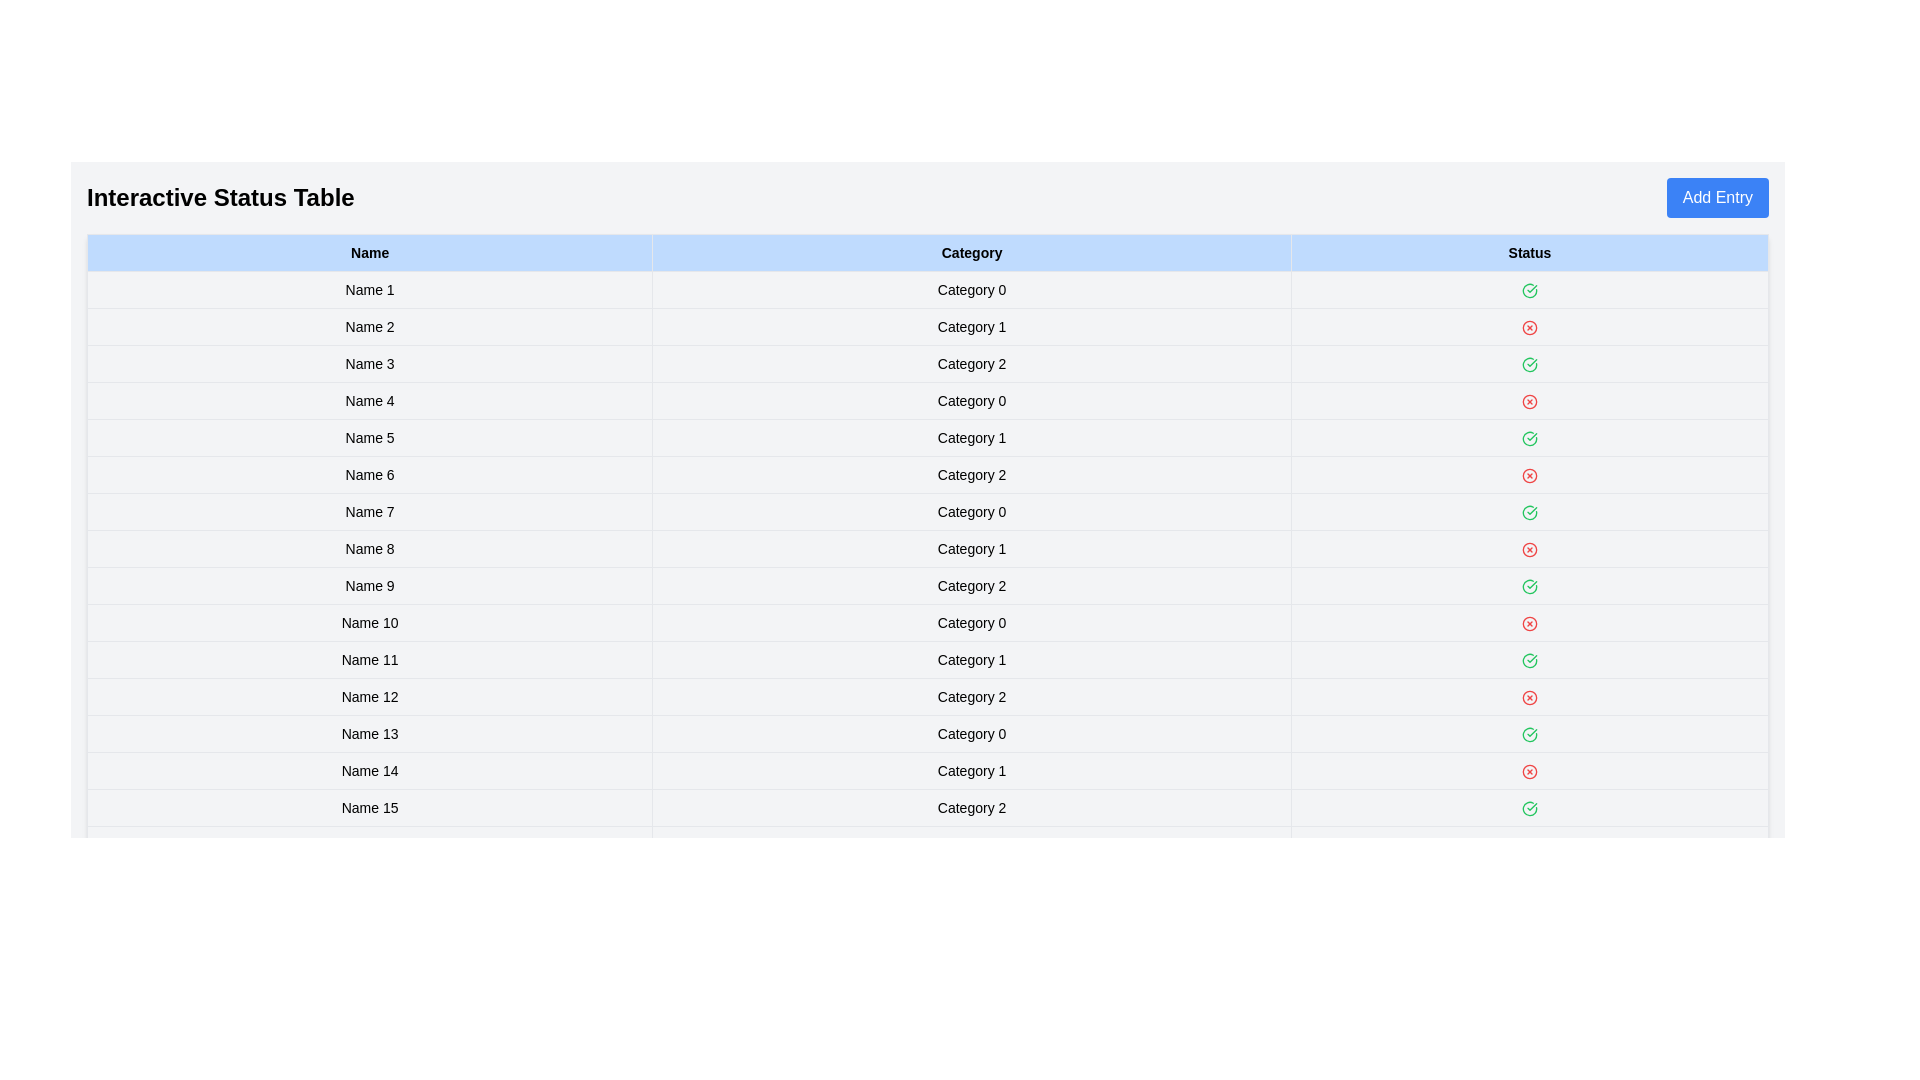 The image size is (1920, 1080). Describe the element at coordinates (1528, 252) in the screenshot. I see `the column header to sort the table by Status` at that location.